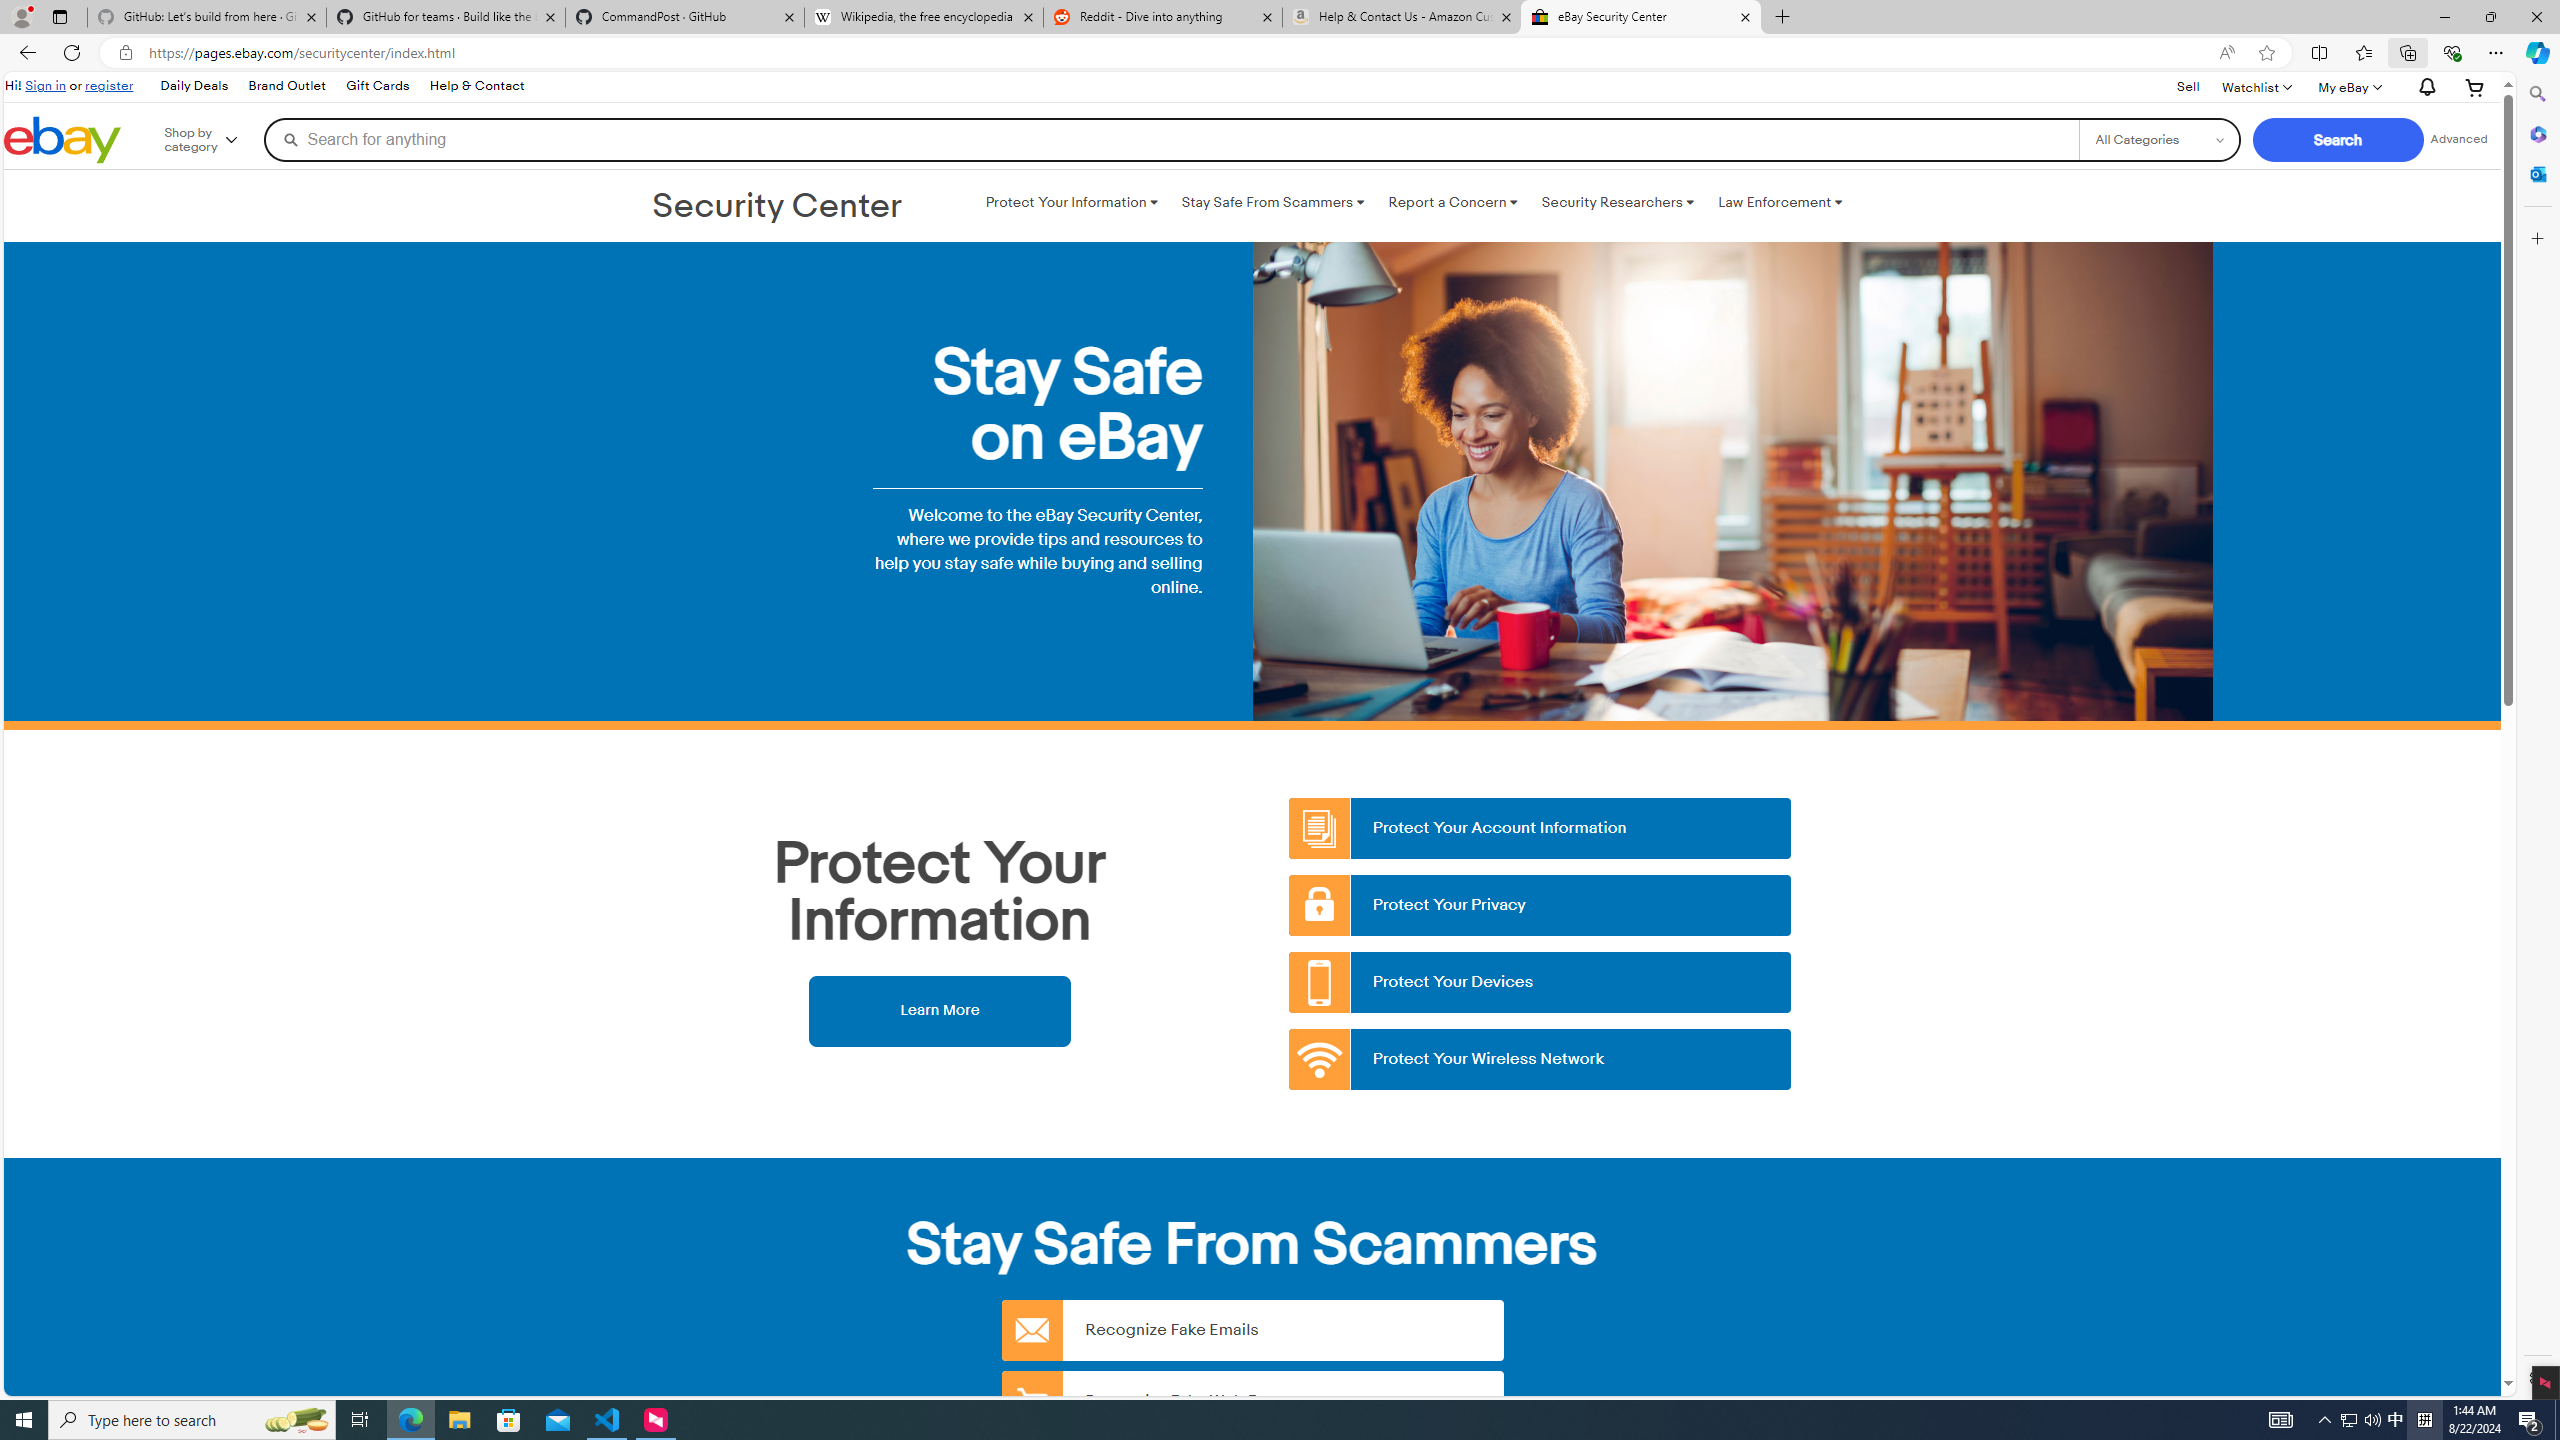  What do you see at coordinates (1540, 904) in the screenshot?
I see `'Protect Your Privacy'` at bounding box center [1540, 904].